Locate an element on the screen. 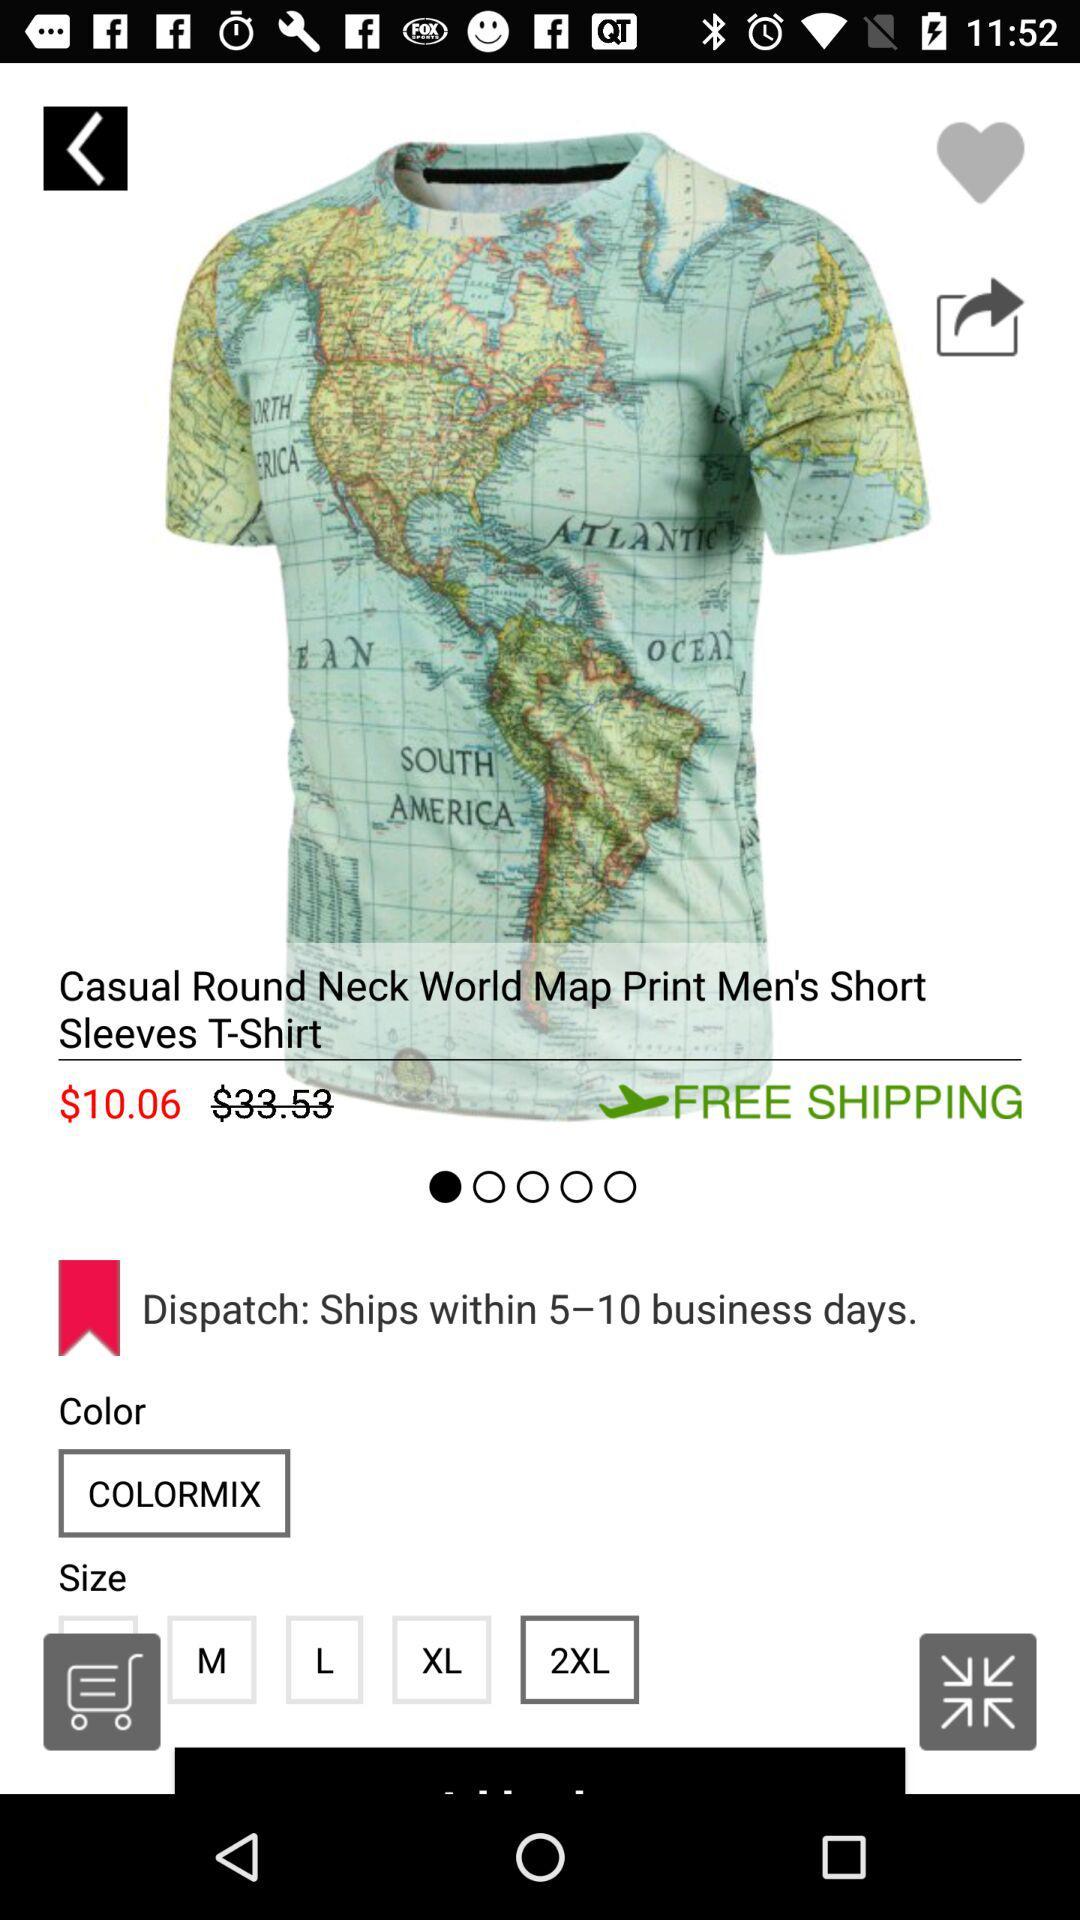 Image resolution: width=1080 pixels, height=1920 pixels. item above add to bag is located at coordinates (579, 1659).